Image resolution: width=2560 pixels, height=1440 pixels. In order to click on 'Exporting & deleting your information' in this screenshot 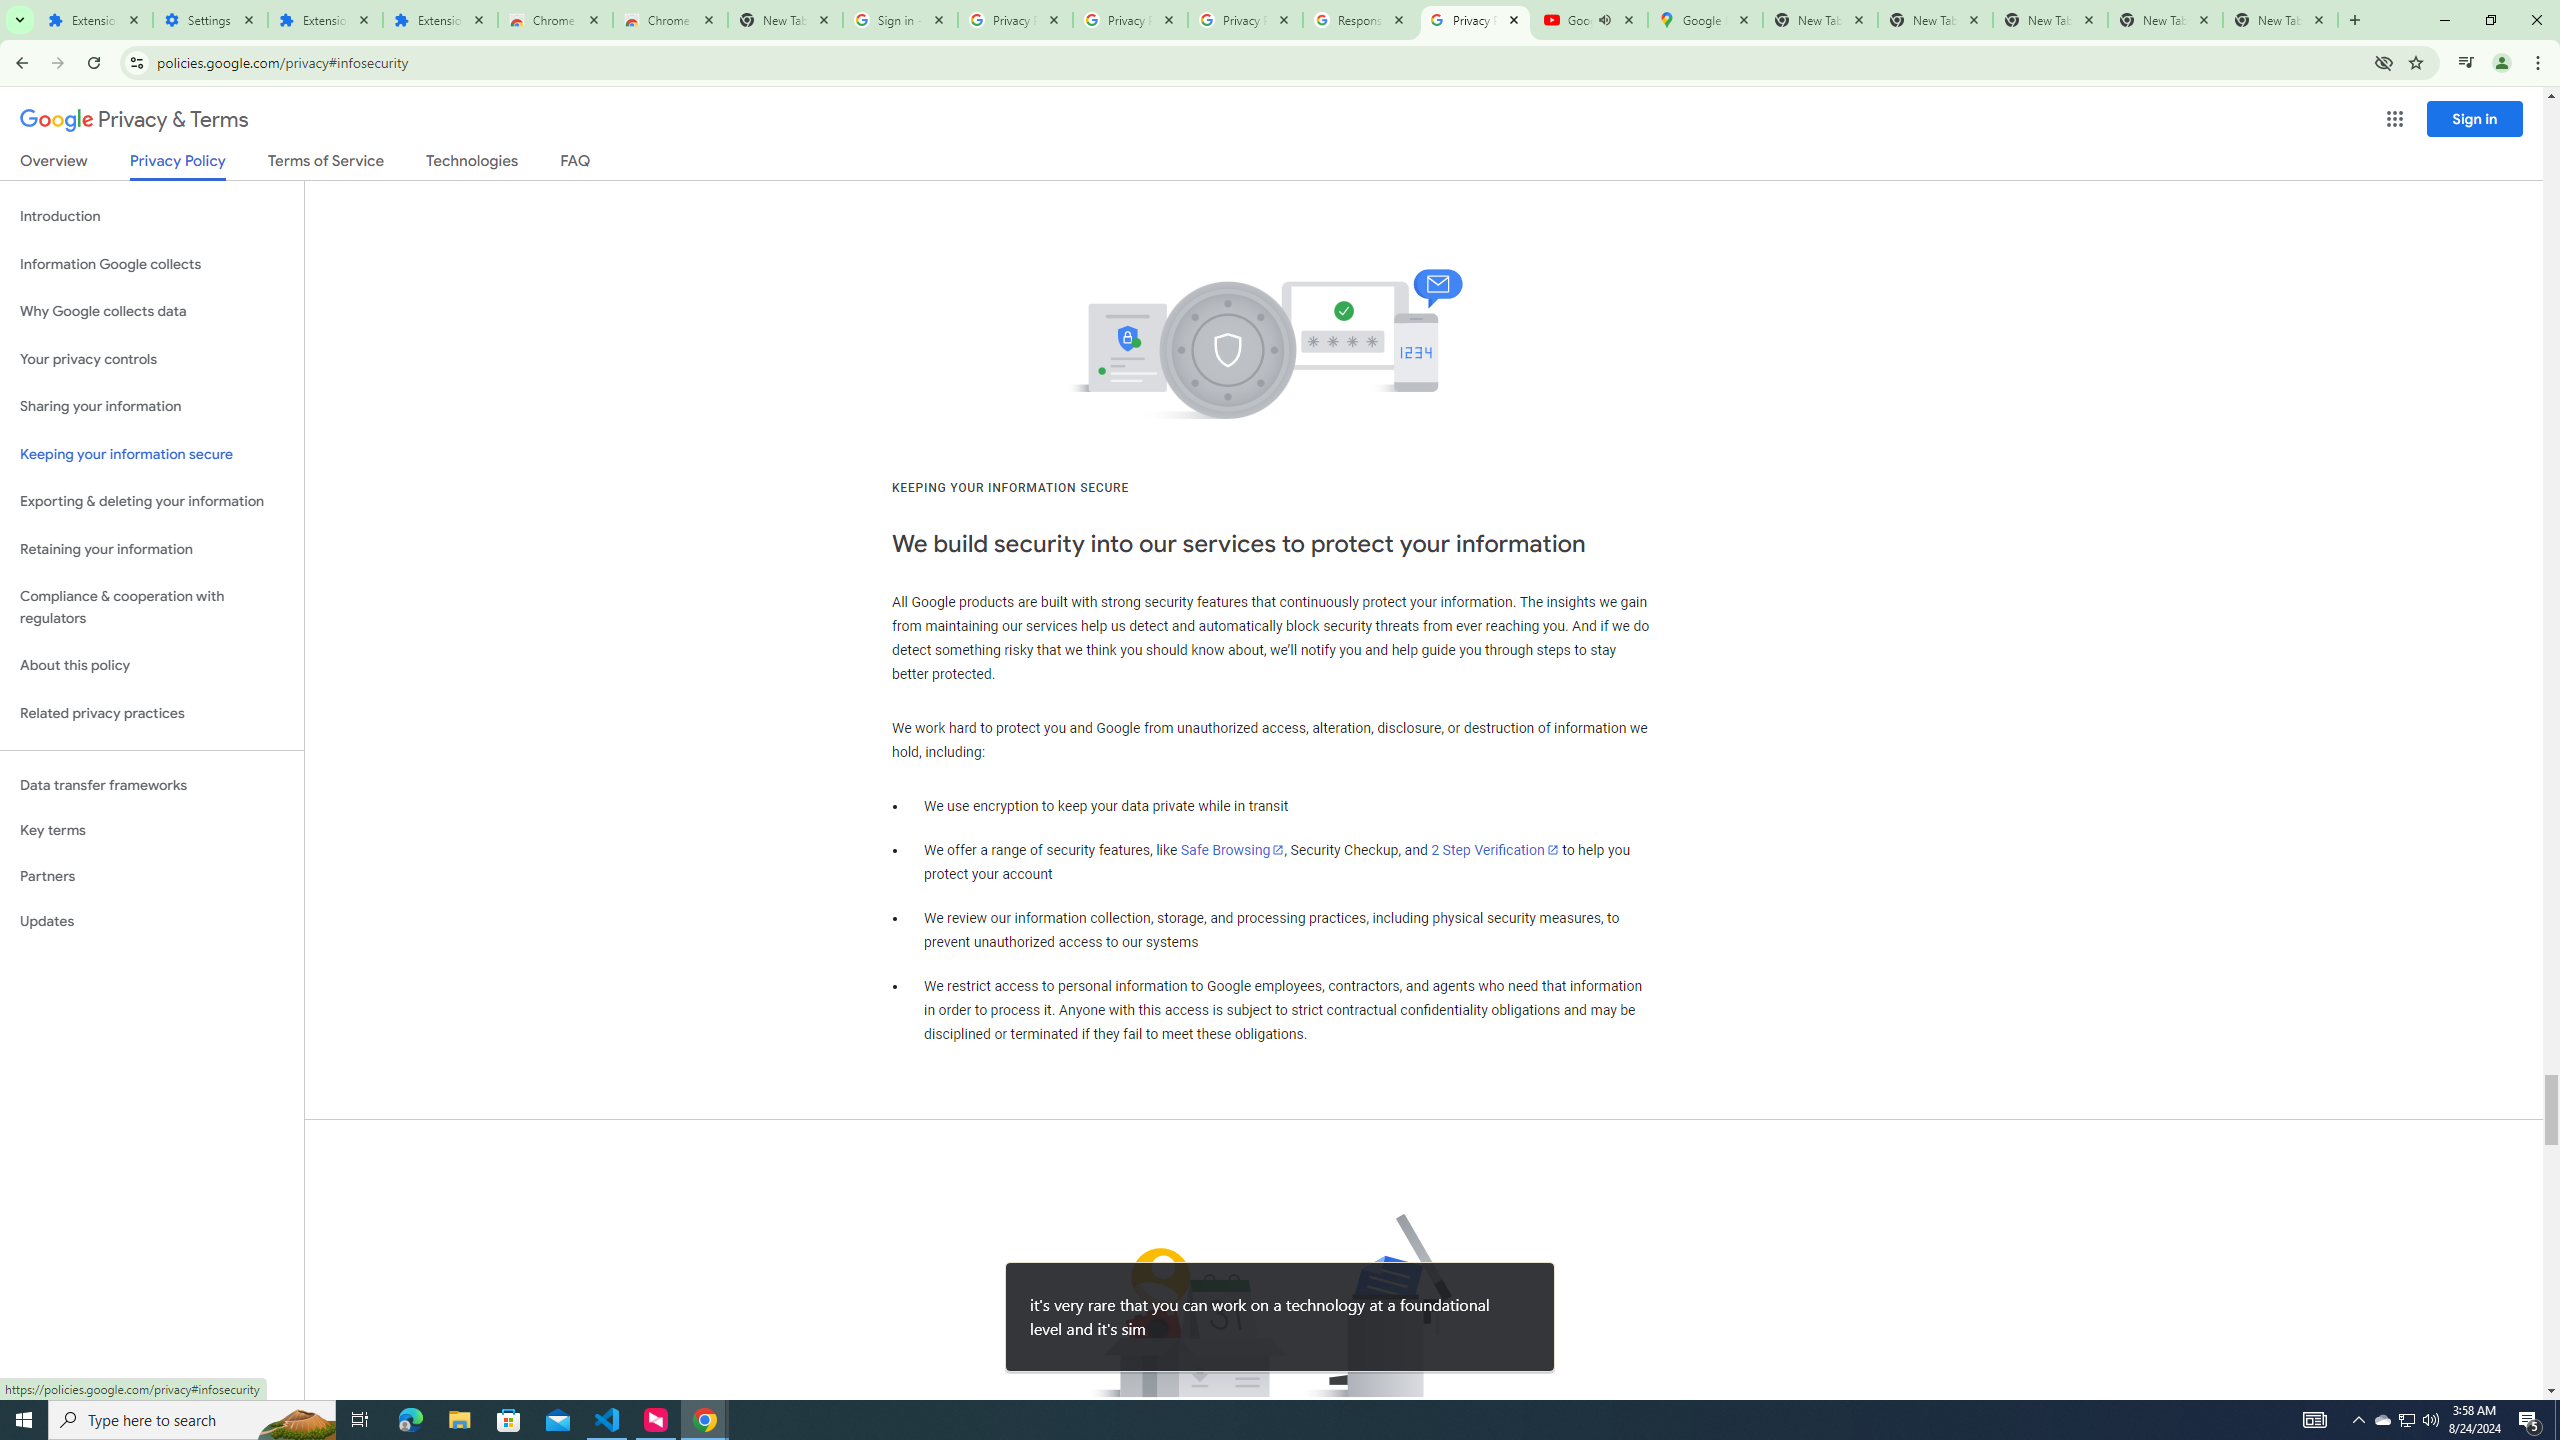, I will do `click(151, 501)`.